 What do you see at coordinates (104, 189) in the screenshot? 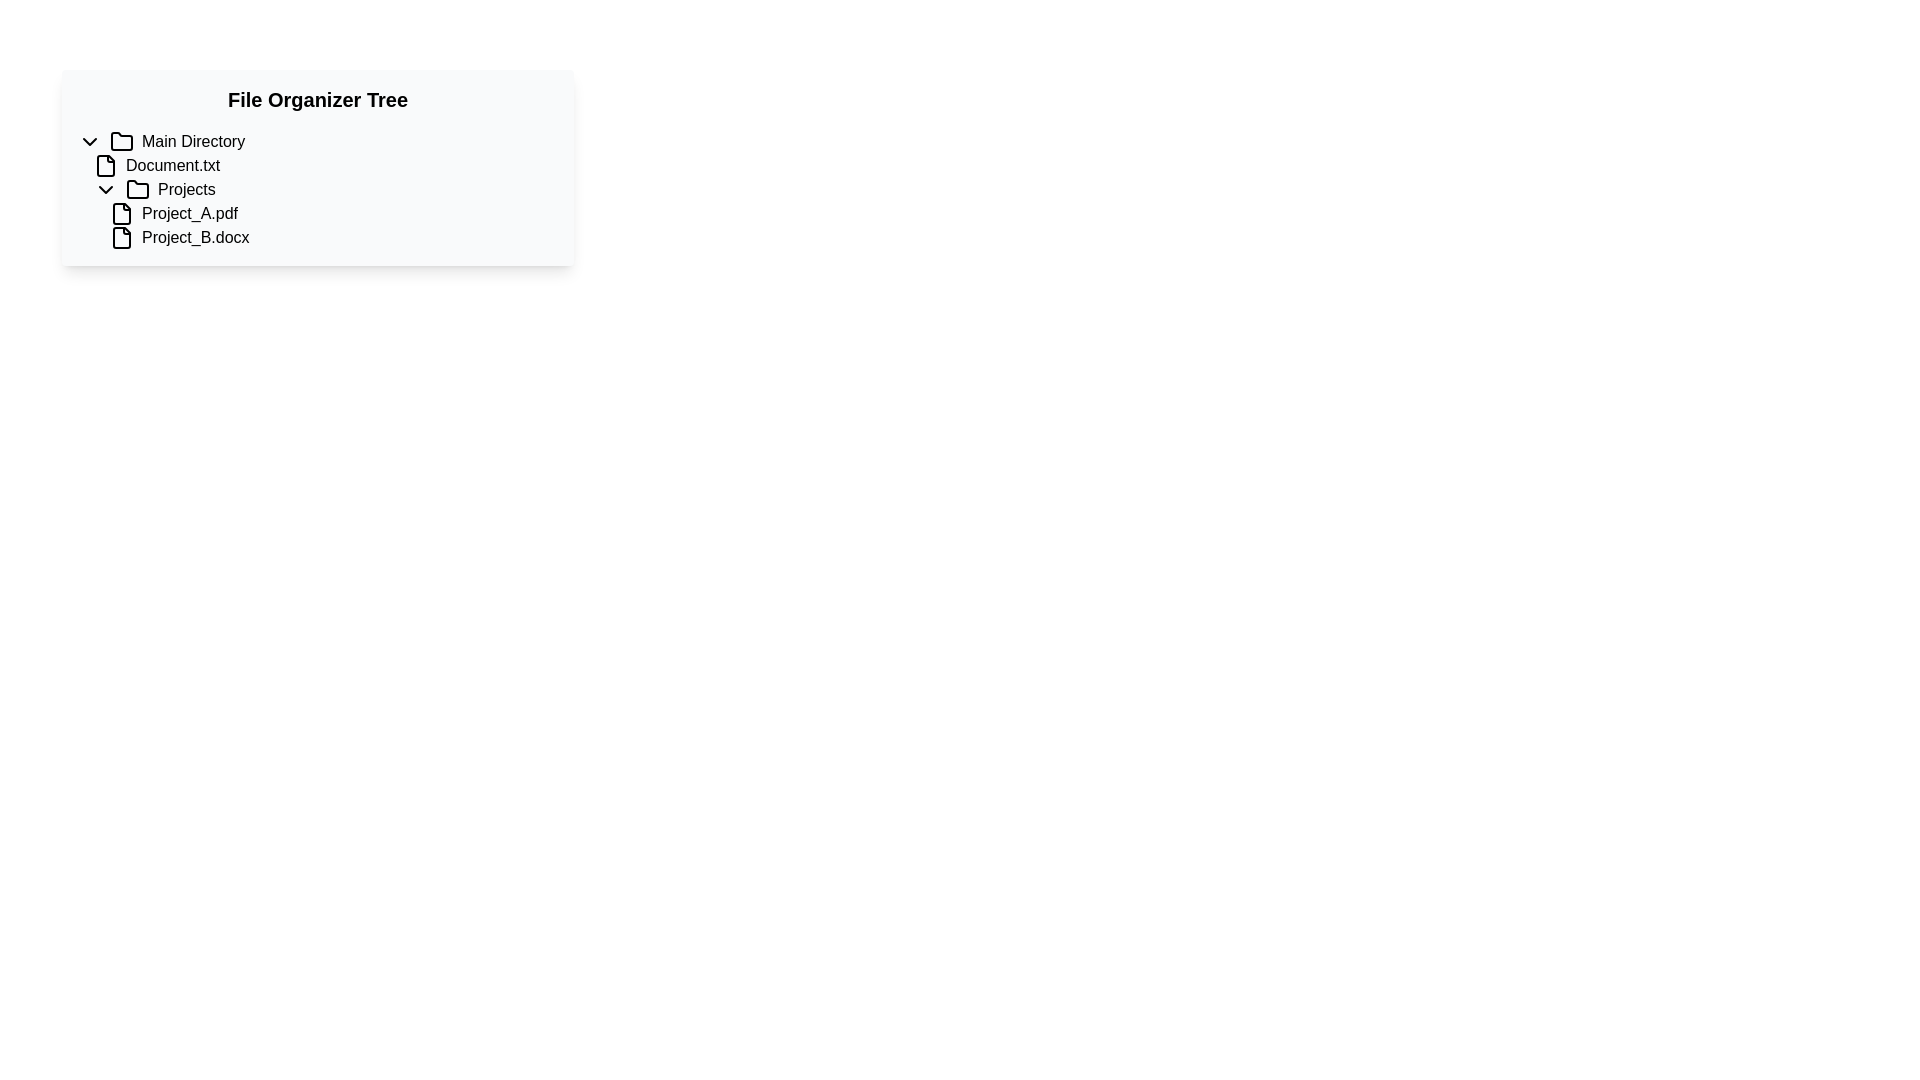
I see `the Chevron indicator icon` at bounding box center [104, 189].